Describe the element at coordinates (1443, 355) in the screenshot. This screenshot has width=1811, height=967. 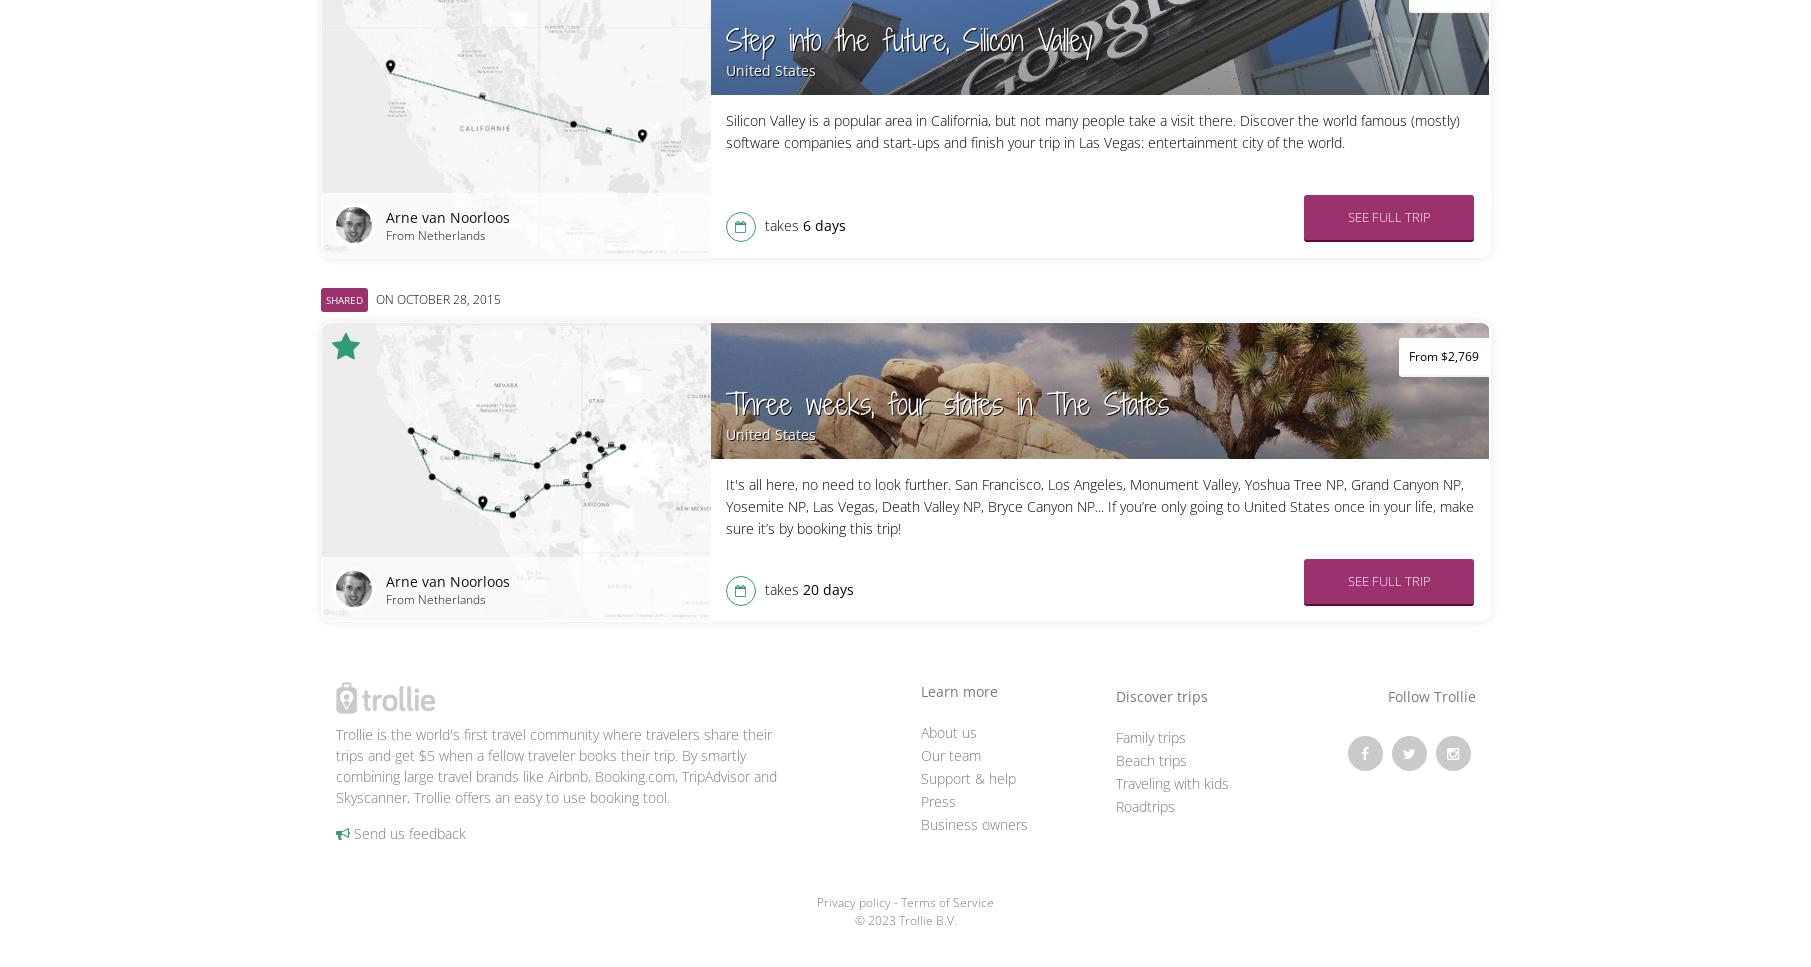
I see `'From $2,769'` at that location.